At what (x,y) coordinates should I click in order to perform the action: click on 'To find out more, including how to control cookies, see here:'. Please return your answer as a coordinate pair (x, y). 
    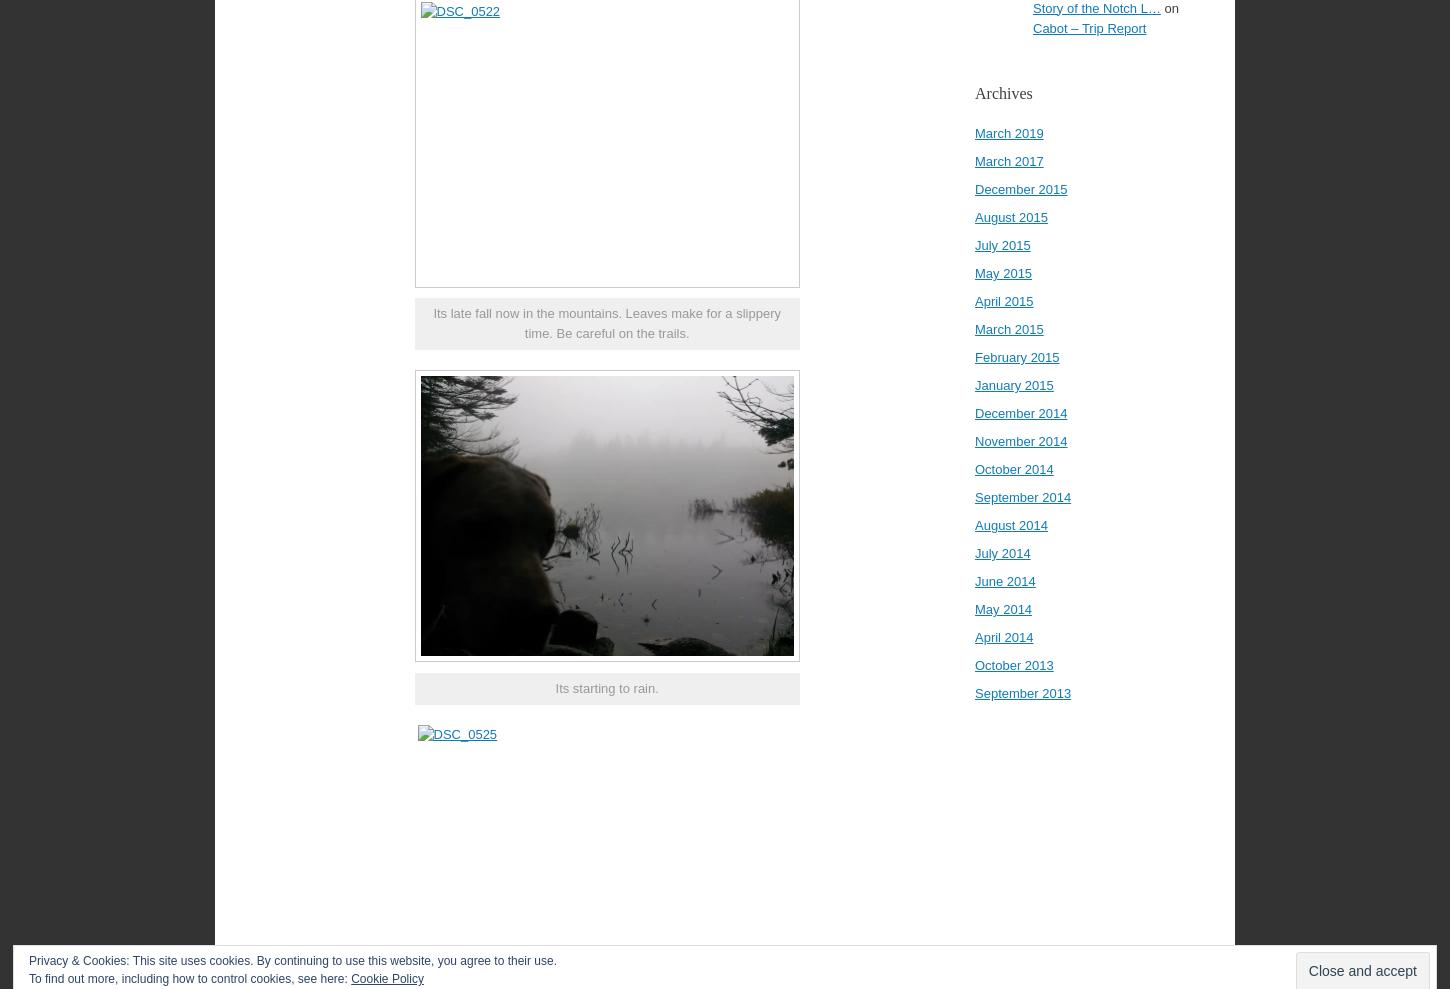
    Looking at the image, I should click on (188, 979).